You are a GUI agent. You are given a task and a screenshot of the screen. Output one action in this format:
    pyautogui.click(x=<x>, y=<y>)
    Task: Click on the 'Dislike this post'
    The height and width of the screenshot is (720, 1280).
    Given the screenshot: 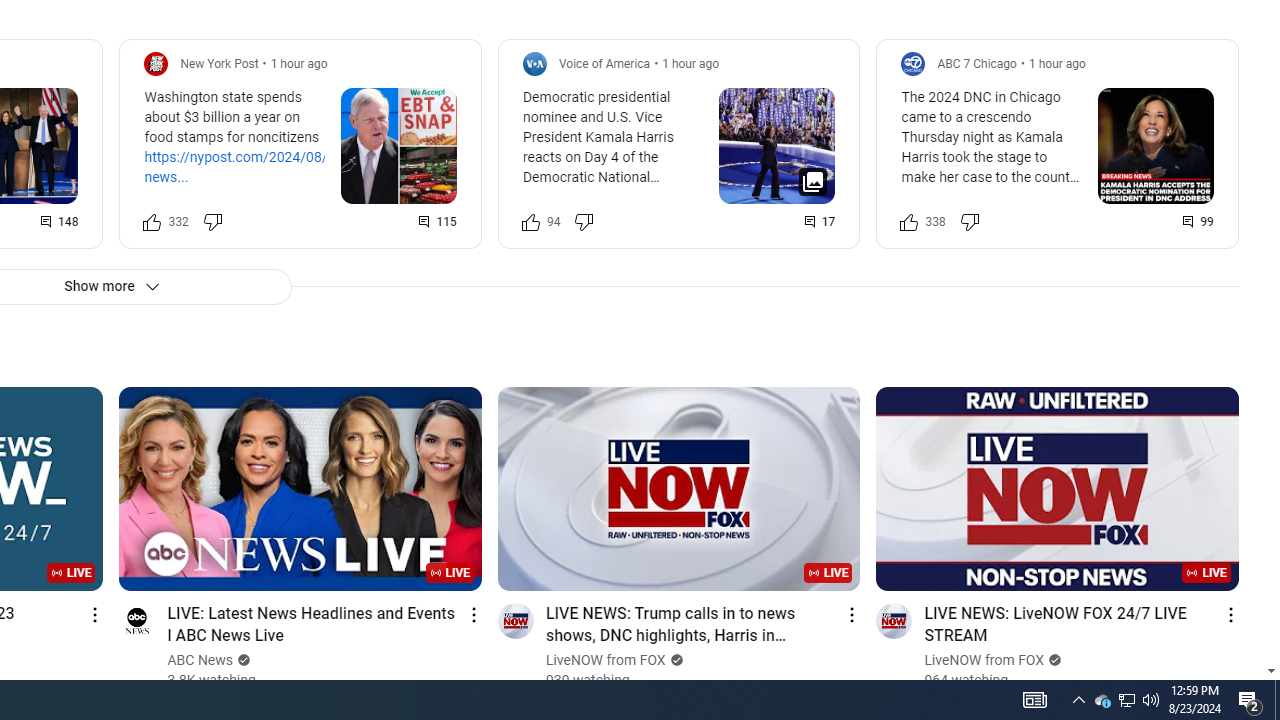 What is the action you would take?
    pyautogui.click(x=969, y=221)
    